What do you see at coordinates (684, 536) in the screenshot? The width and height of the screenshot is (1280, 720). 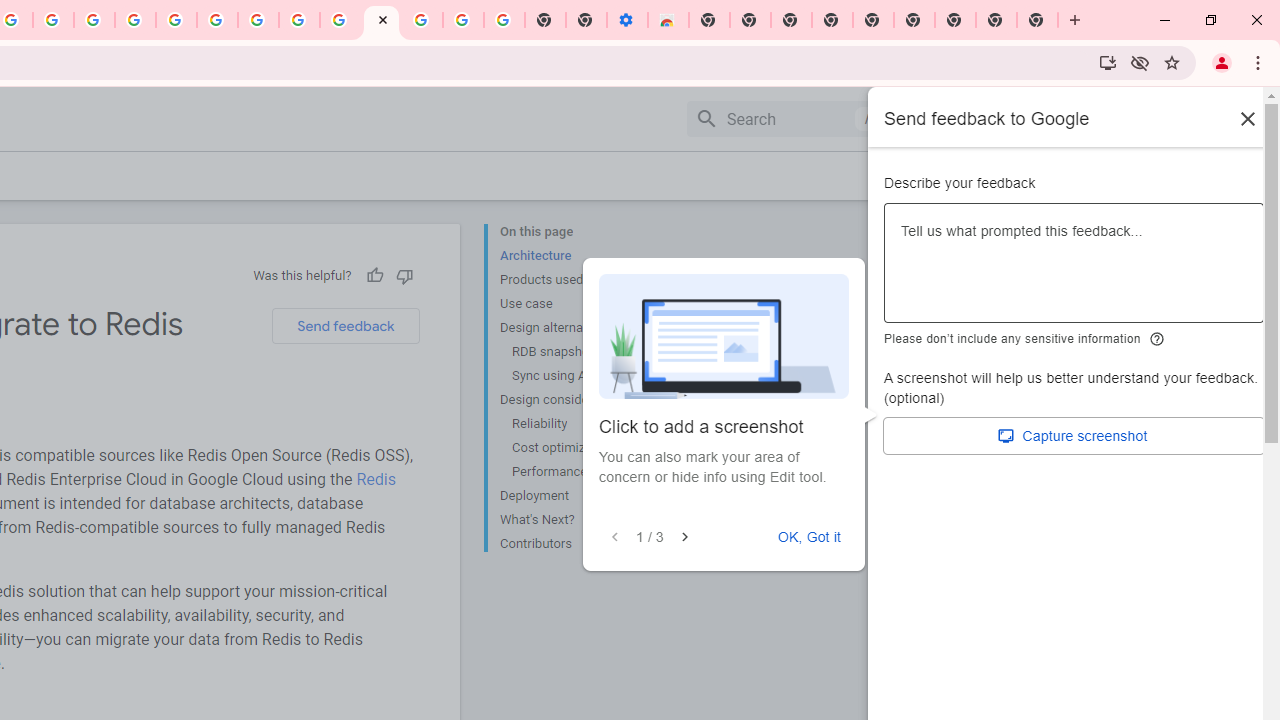 I see `'Next'` at bounding box center [684, 536].